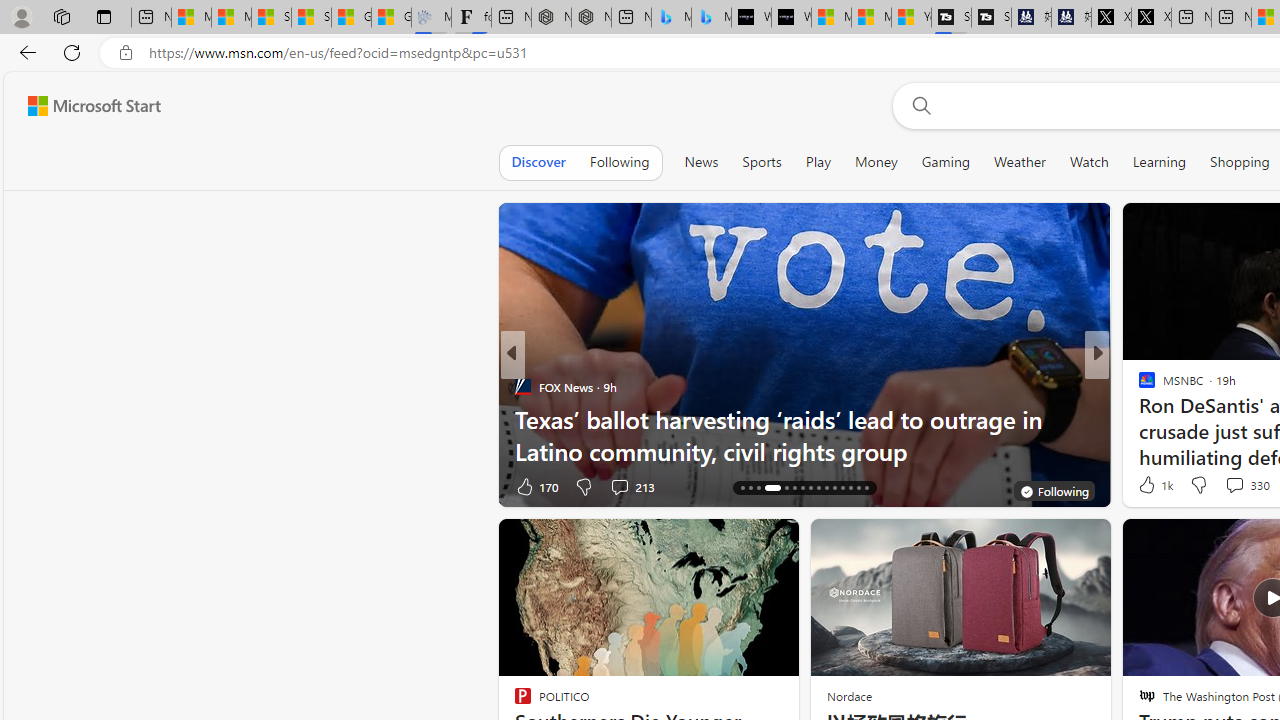 The width and height of the screenshot is (1280, 720). Describe the element at coordinates (1152, 486) in the screenshot. I see `'181 Like'` at that location.